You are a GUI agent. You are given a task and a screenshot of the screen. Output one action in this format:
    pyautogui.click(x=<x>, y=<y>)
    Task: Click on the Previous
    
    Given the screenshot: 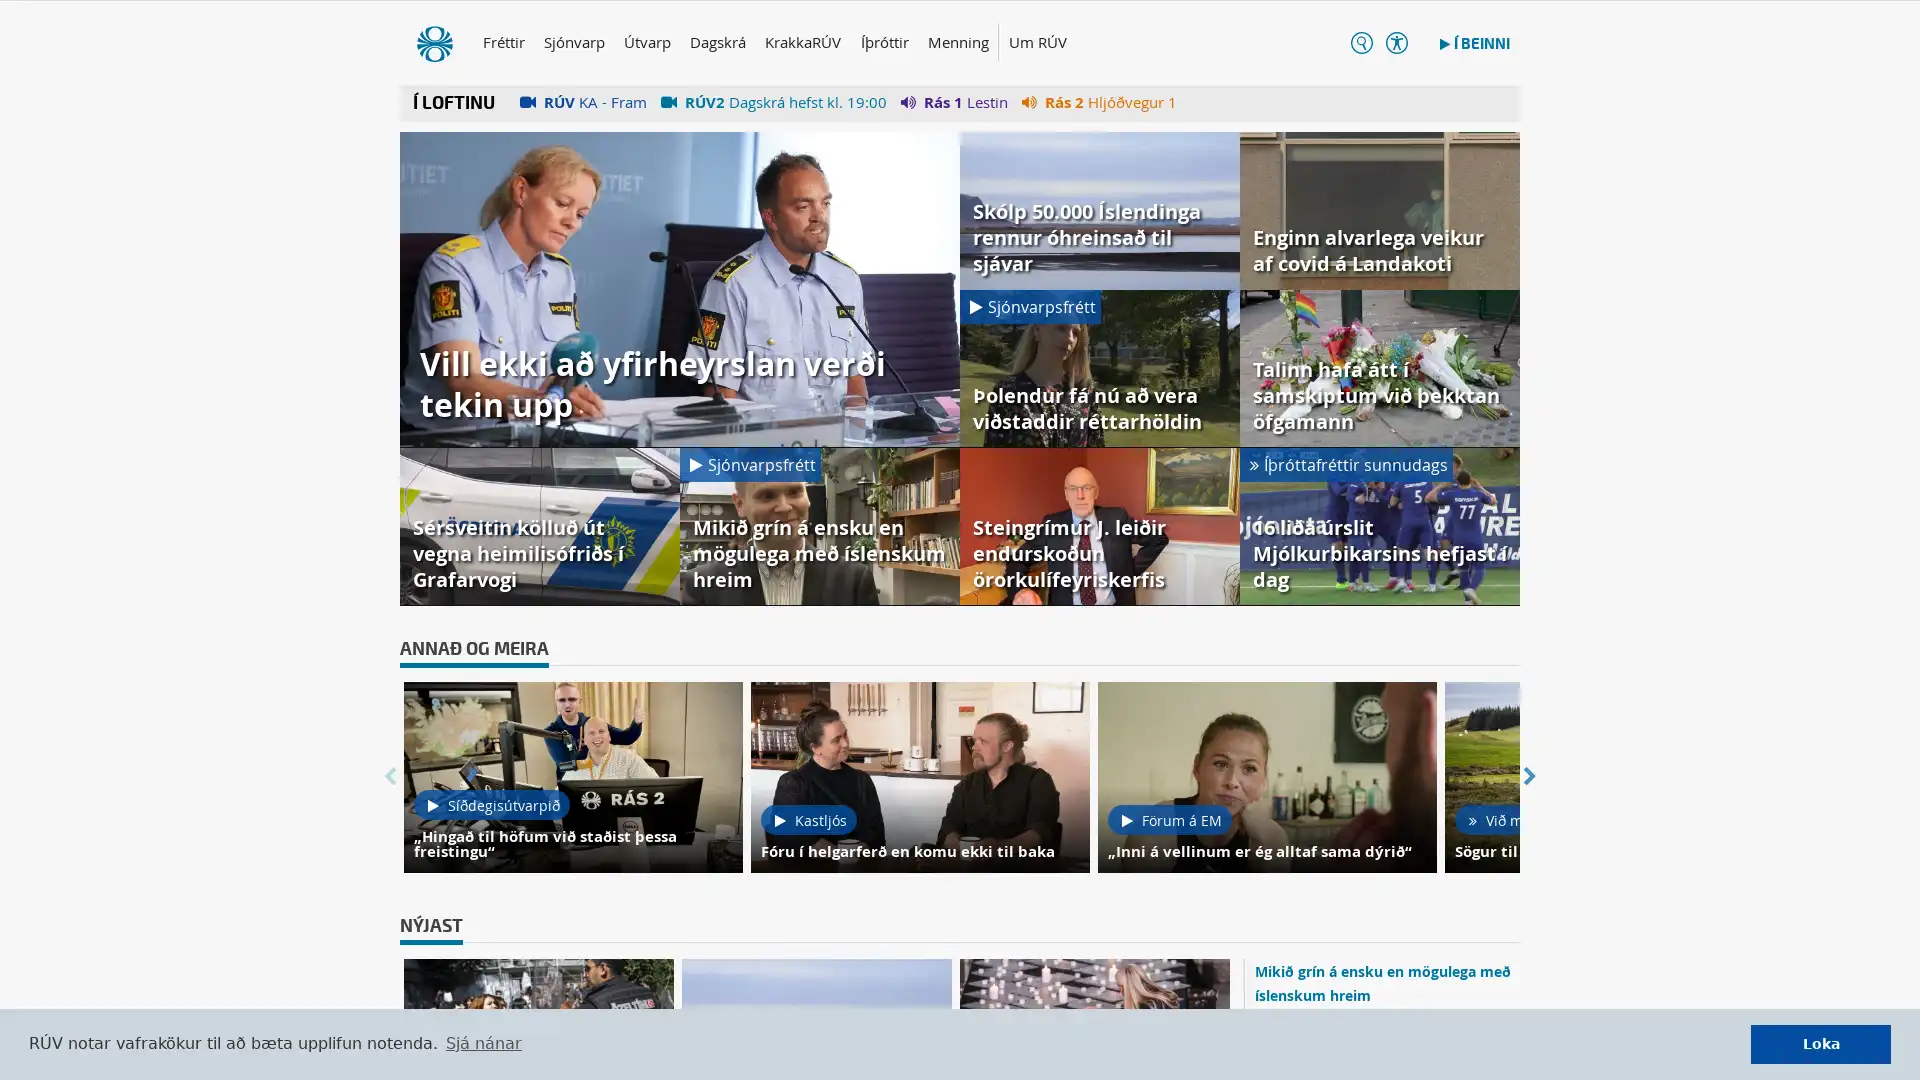 What is the action you would take?
    pyautogui.click(x=389, y=778)
    